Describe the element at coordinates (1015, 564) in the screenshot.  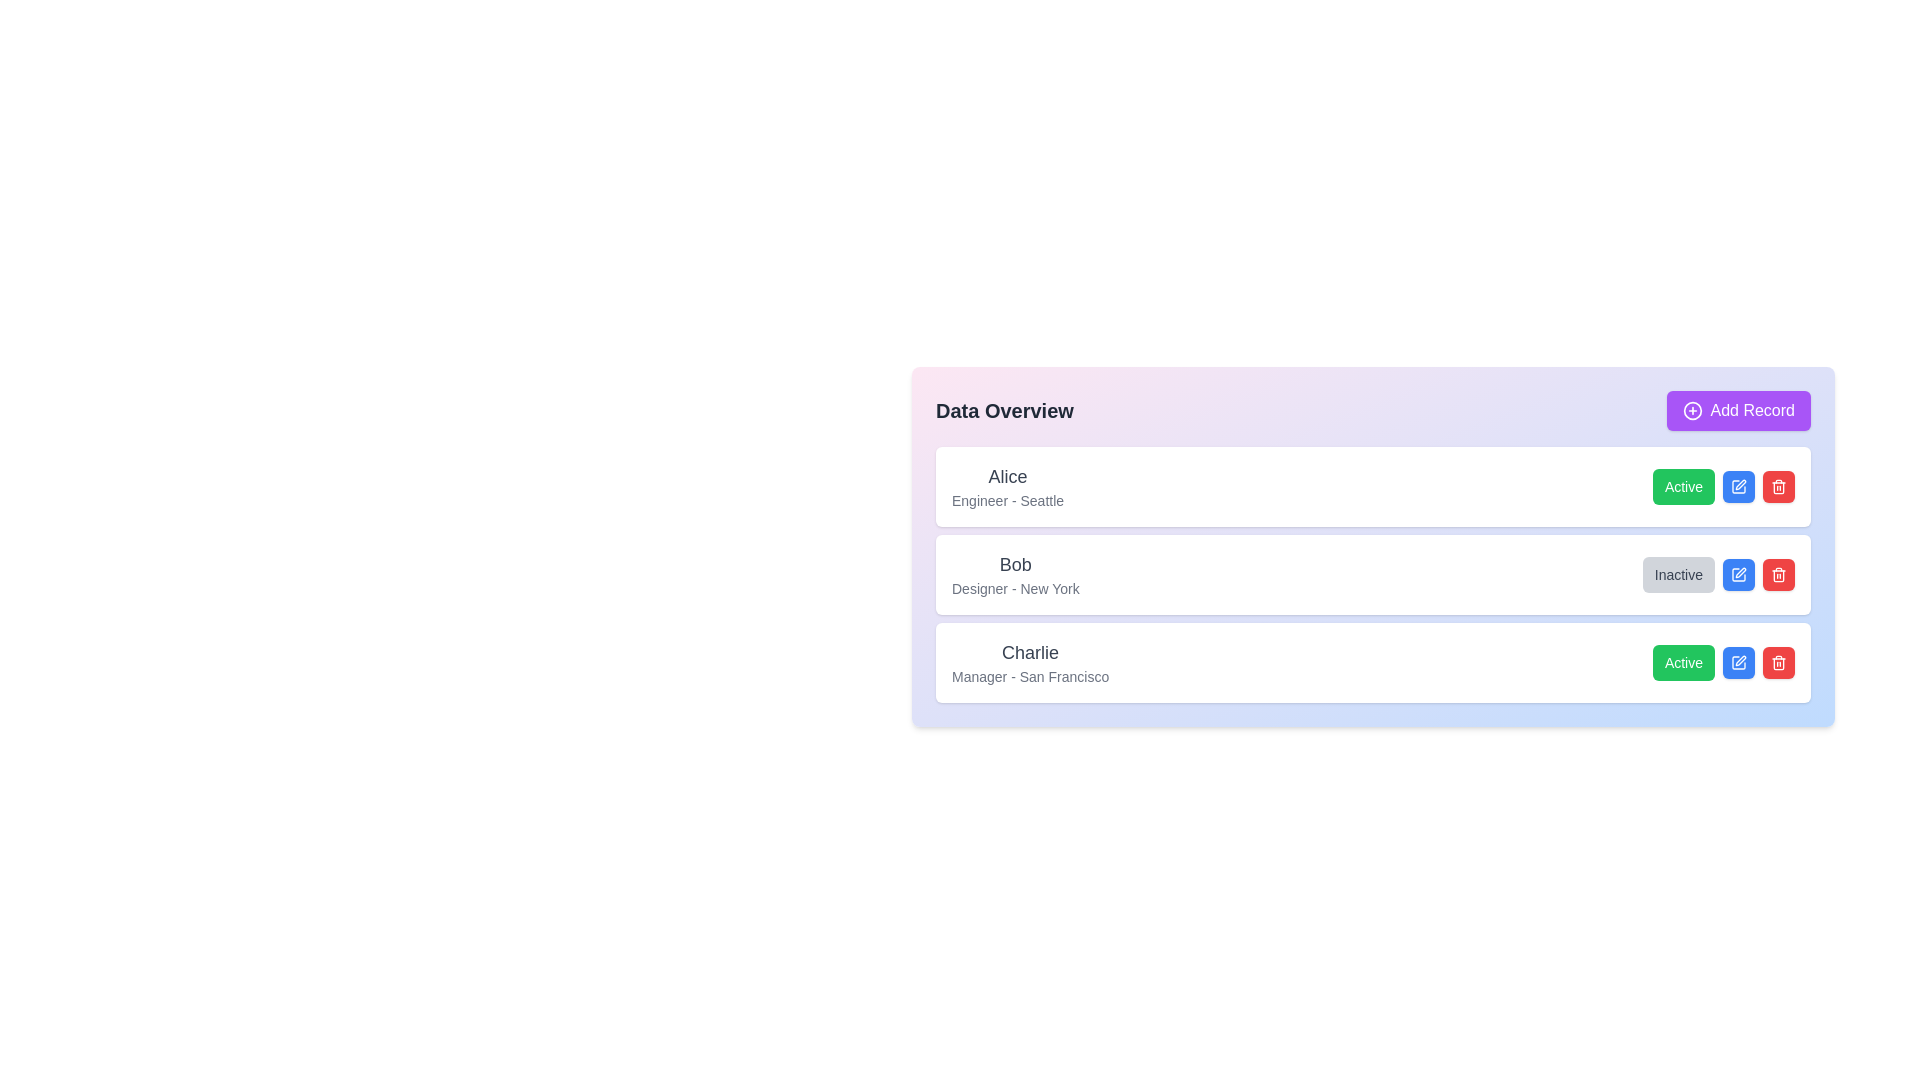
I see `the text element labeled 'Bob' which serves as the primary title` at that location.